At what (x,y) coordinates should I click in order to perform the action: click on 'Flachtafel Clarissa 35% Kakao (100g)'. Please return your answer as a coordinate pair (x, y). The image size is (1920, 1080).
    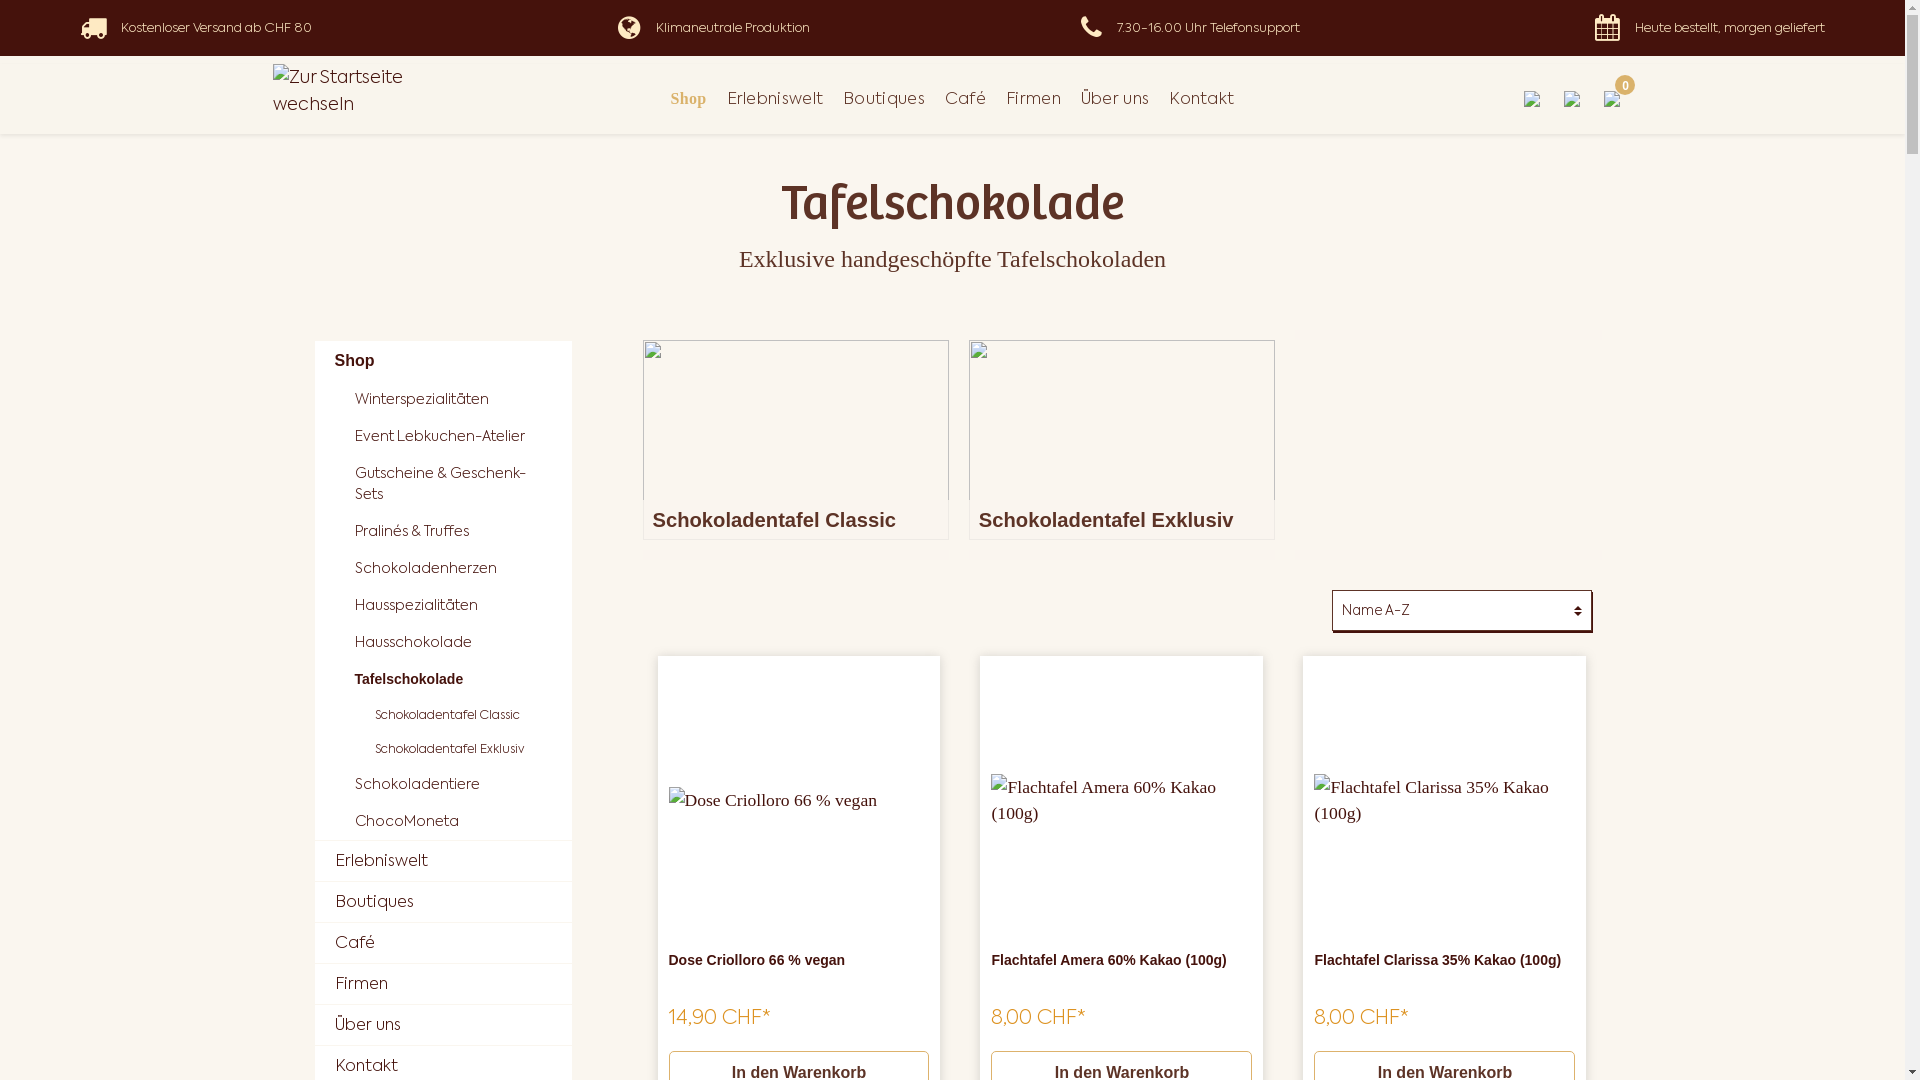
    Looking at the image, I should click on (1314, 799).